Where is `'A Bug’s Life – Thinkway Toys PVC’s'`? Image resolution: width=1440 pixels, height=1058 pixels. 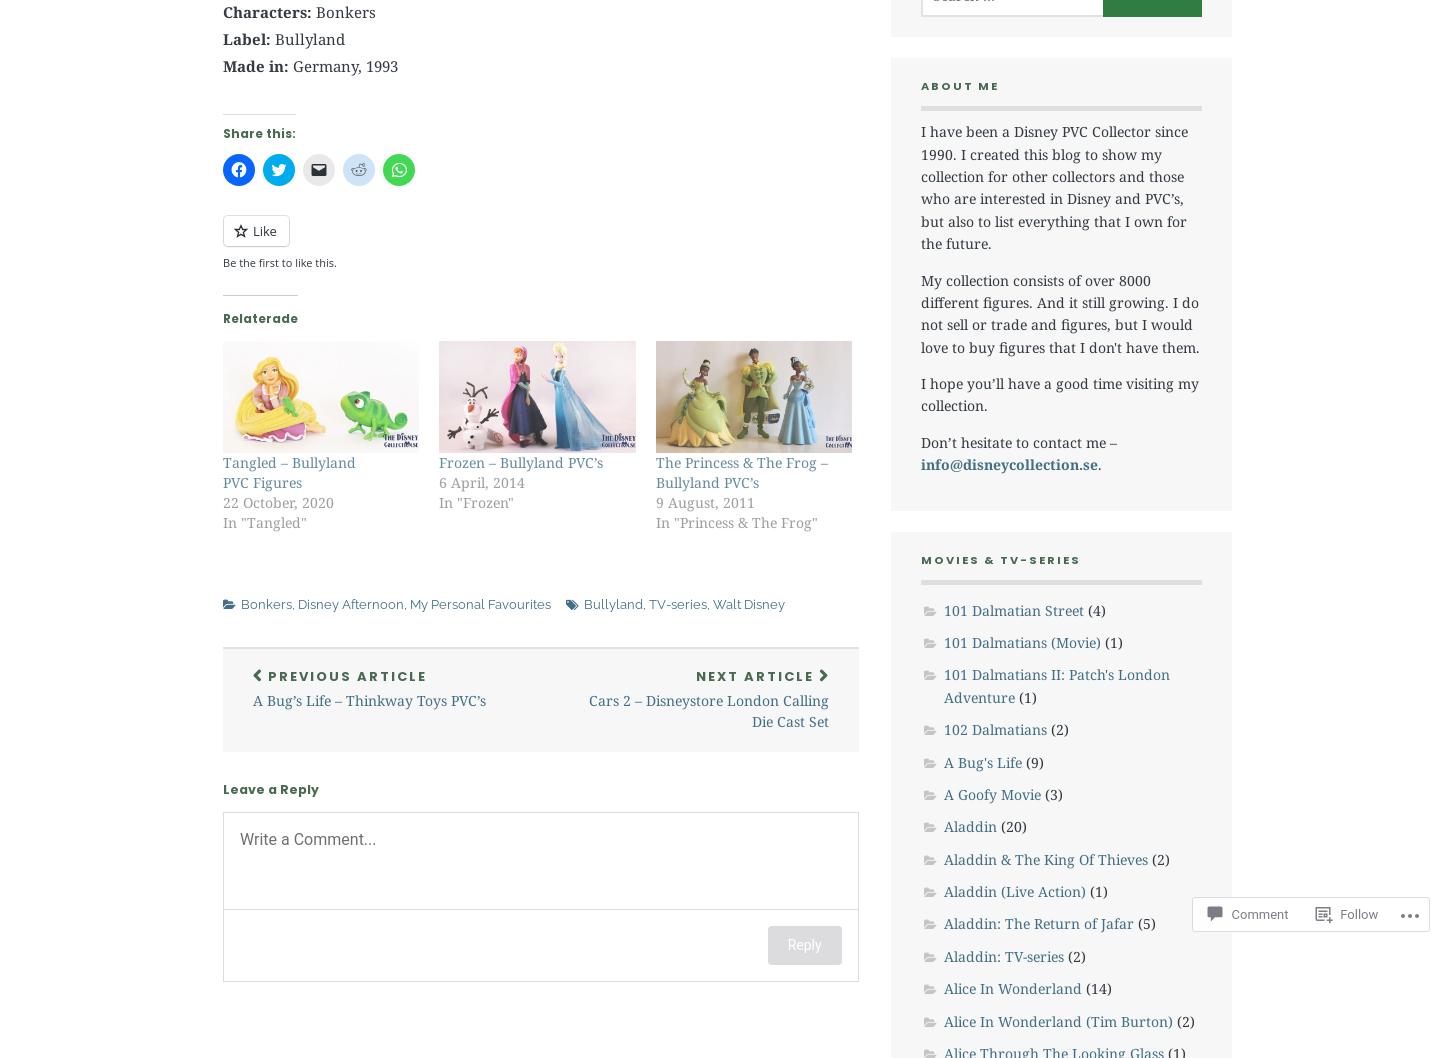 'A Bug’s Life – Thinkway Toys PVC’s' is located at coordinates (368, 698).